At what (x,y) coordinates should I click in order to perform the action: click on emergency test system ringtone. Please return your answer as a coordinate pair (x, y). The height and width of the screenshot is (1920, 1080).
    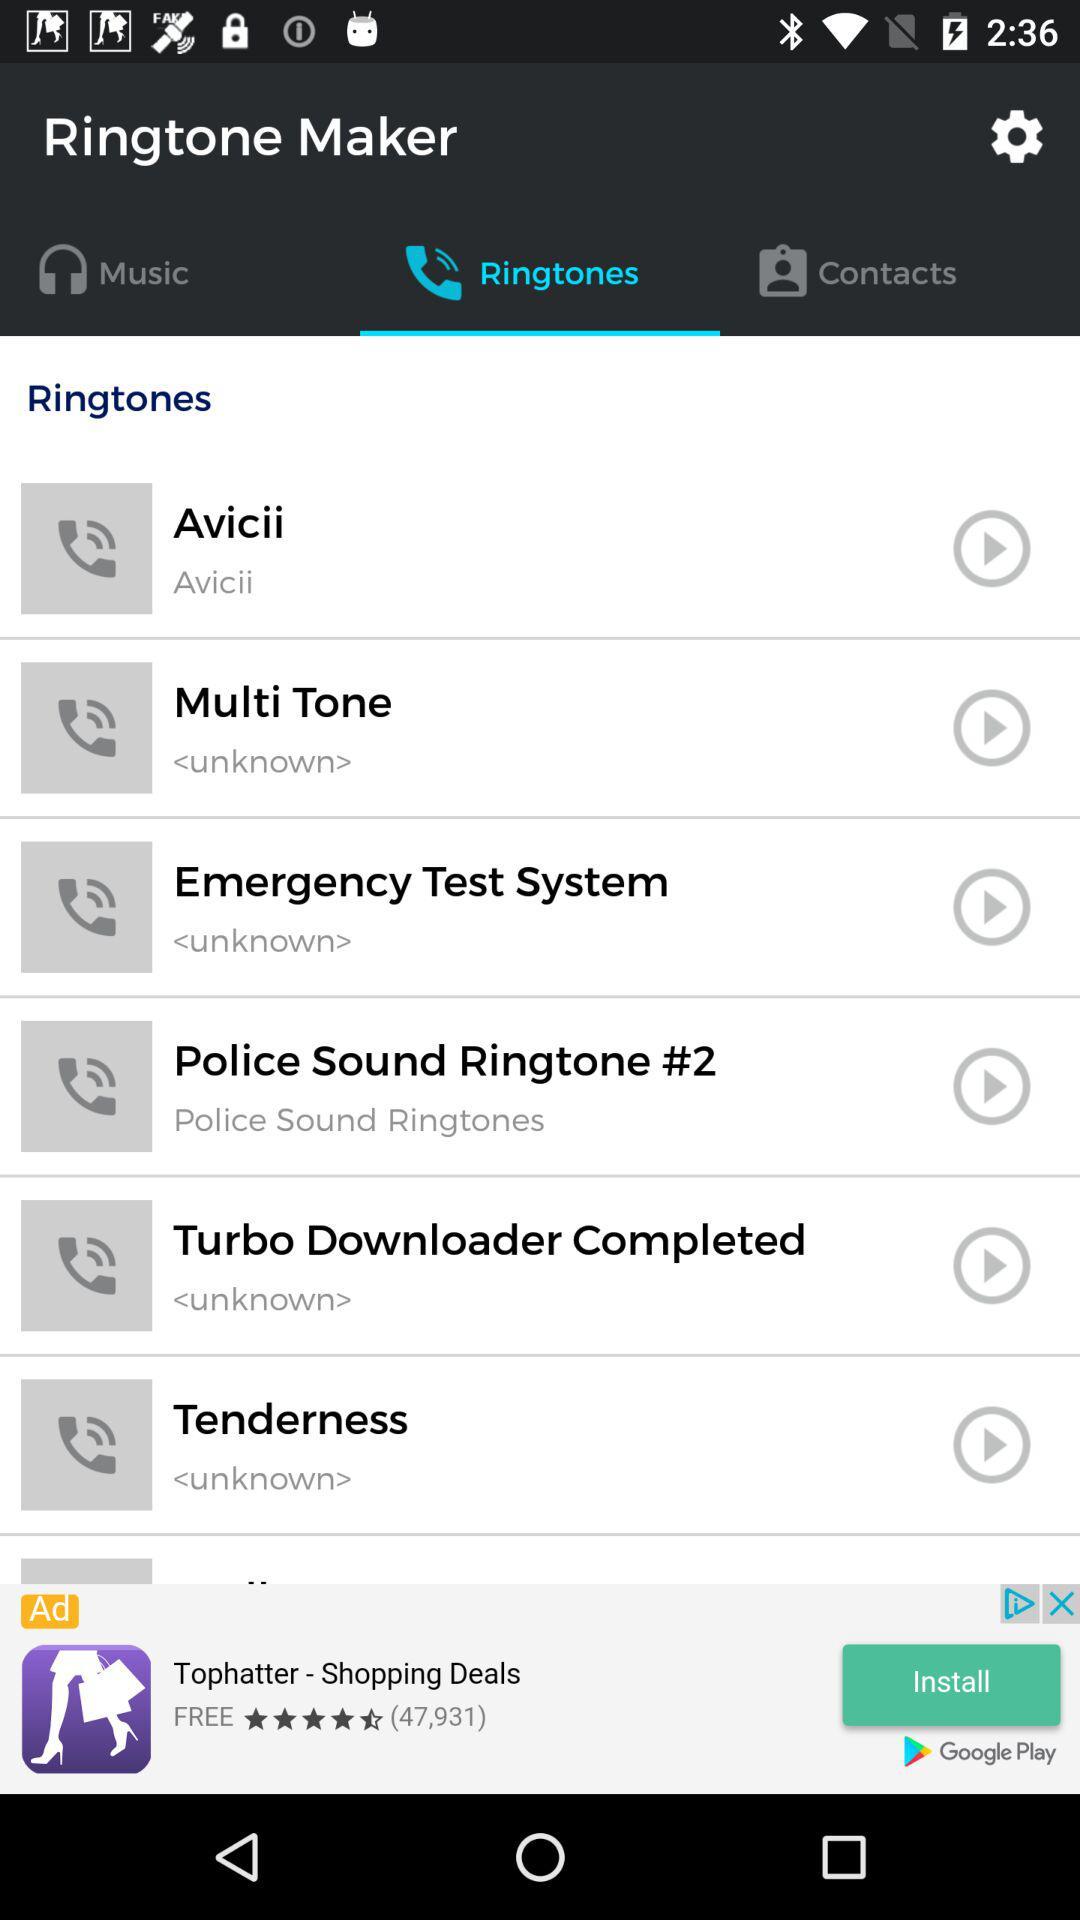
    Looking at the image, I should click on (991, 906).